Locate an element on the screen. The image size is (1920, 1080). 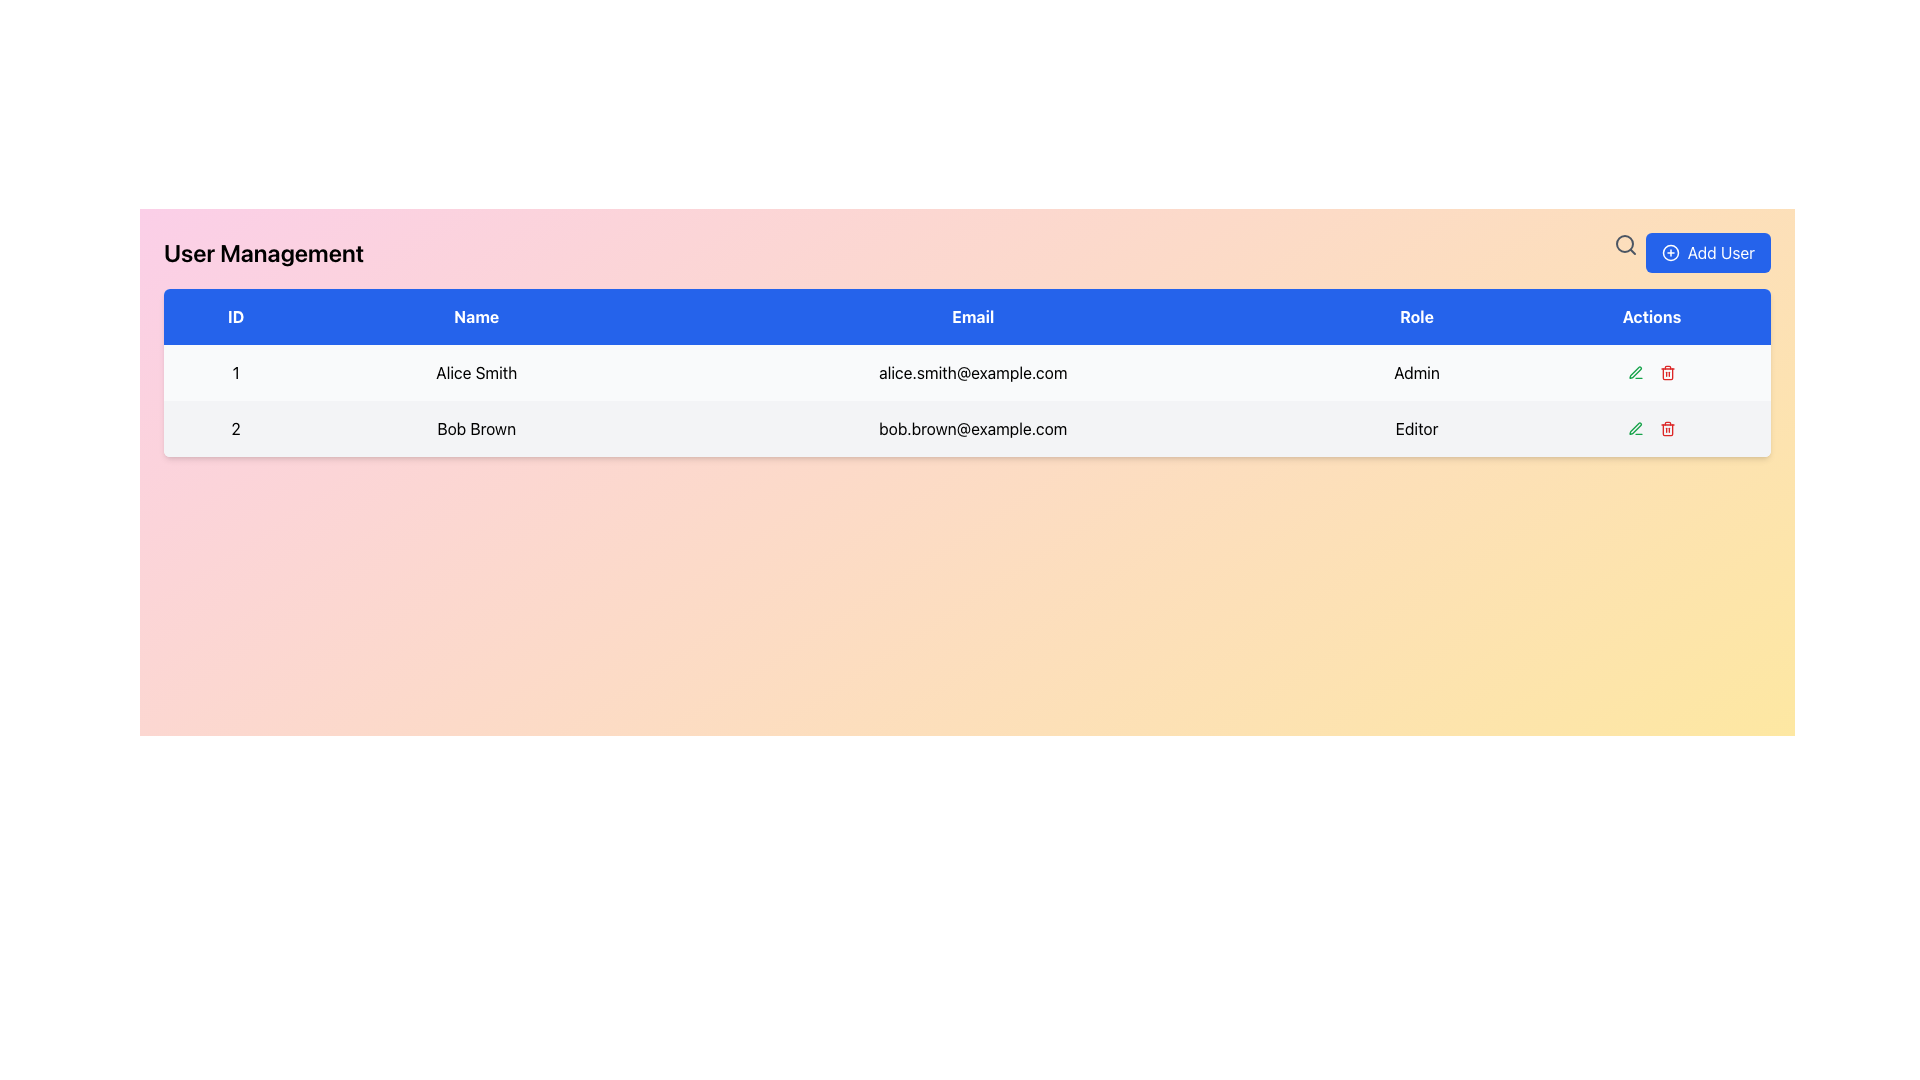
the static text content in the first column of the second row of the data table, which serves as an identifier for the row's position is located at coordinates (236, 427).